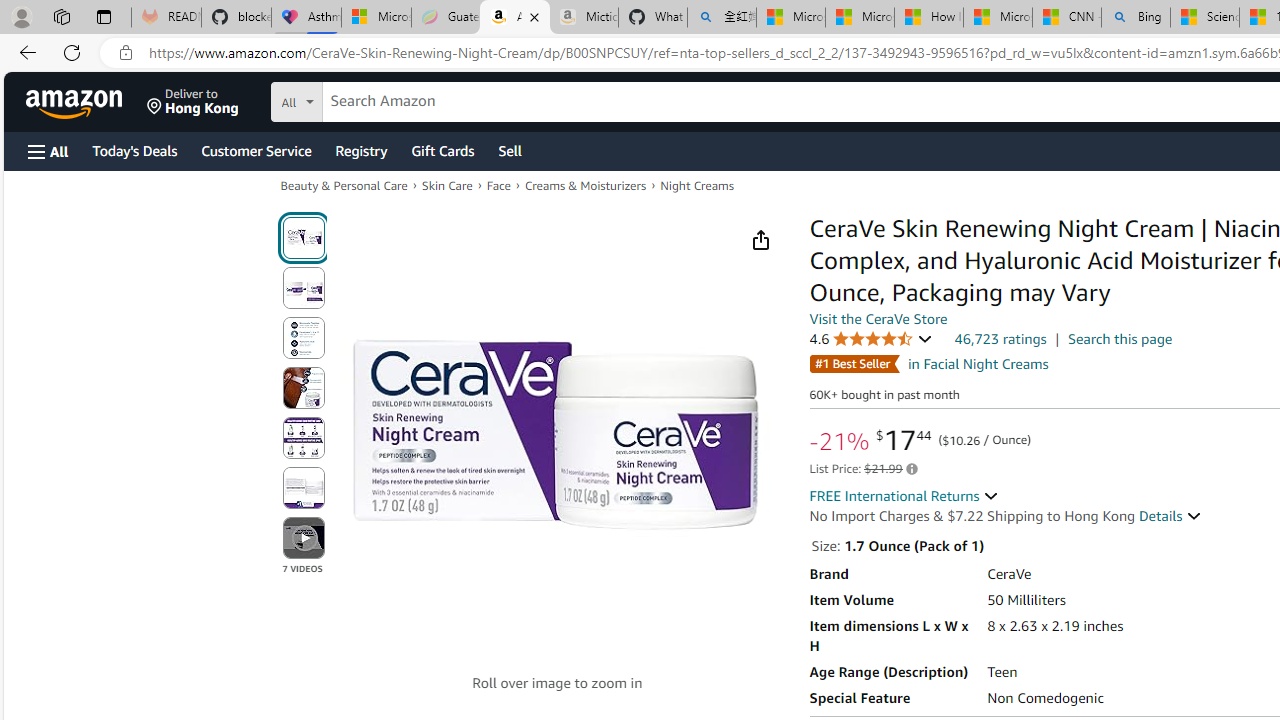  I want to click on 'How I Got Rid of Microsoft Edge', so click(927, 17).